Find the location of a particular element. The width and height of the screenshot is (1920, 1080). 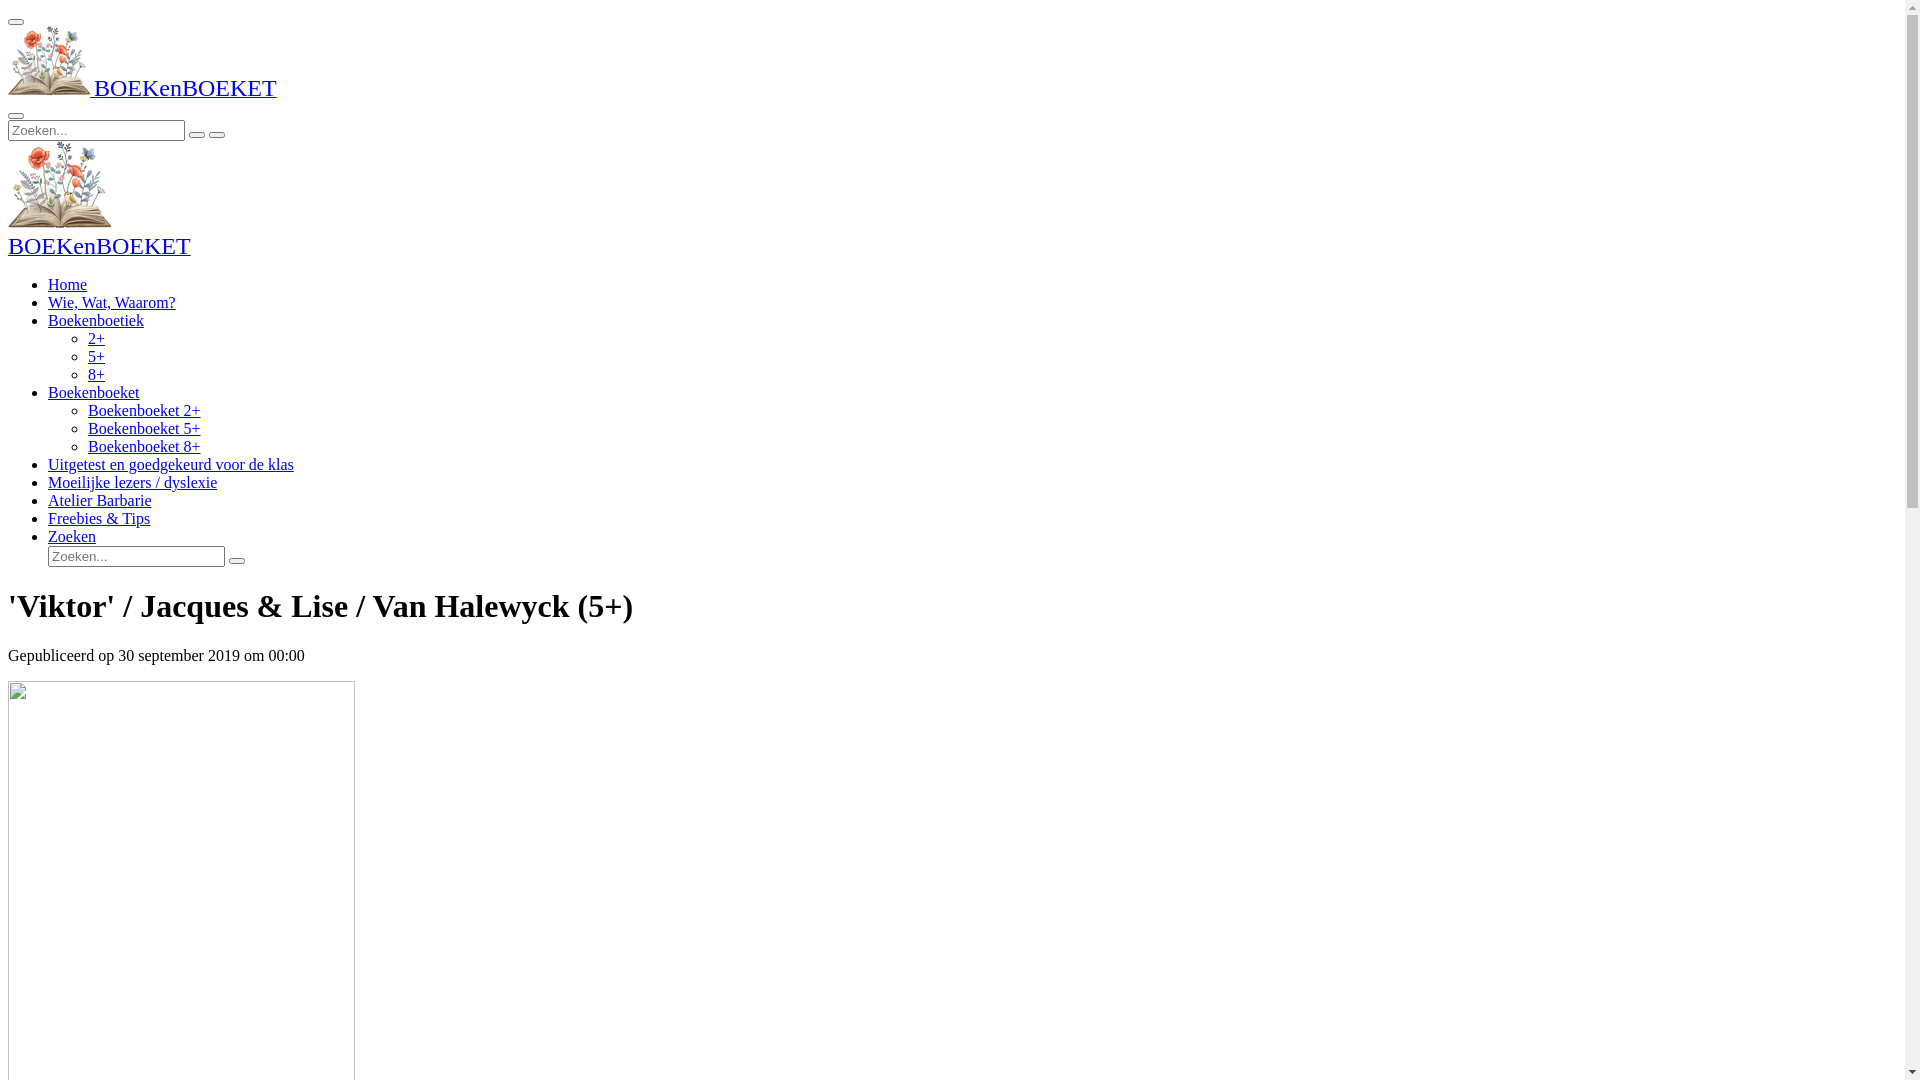

'BOEKenBOEKET' is located at coordinates (59, 185).